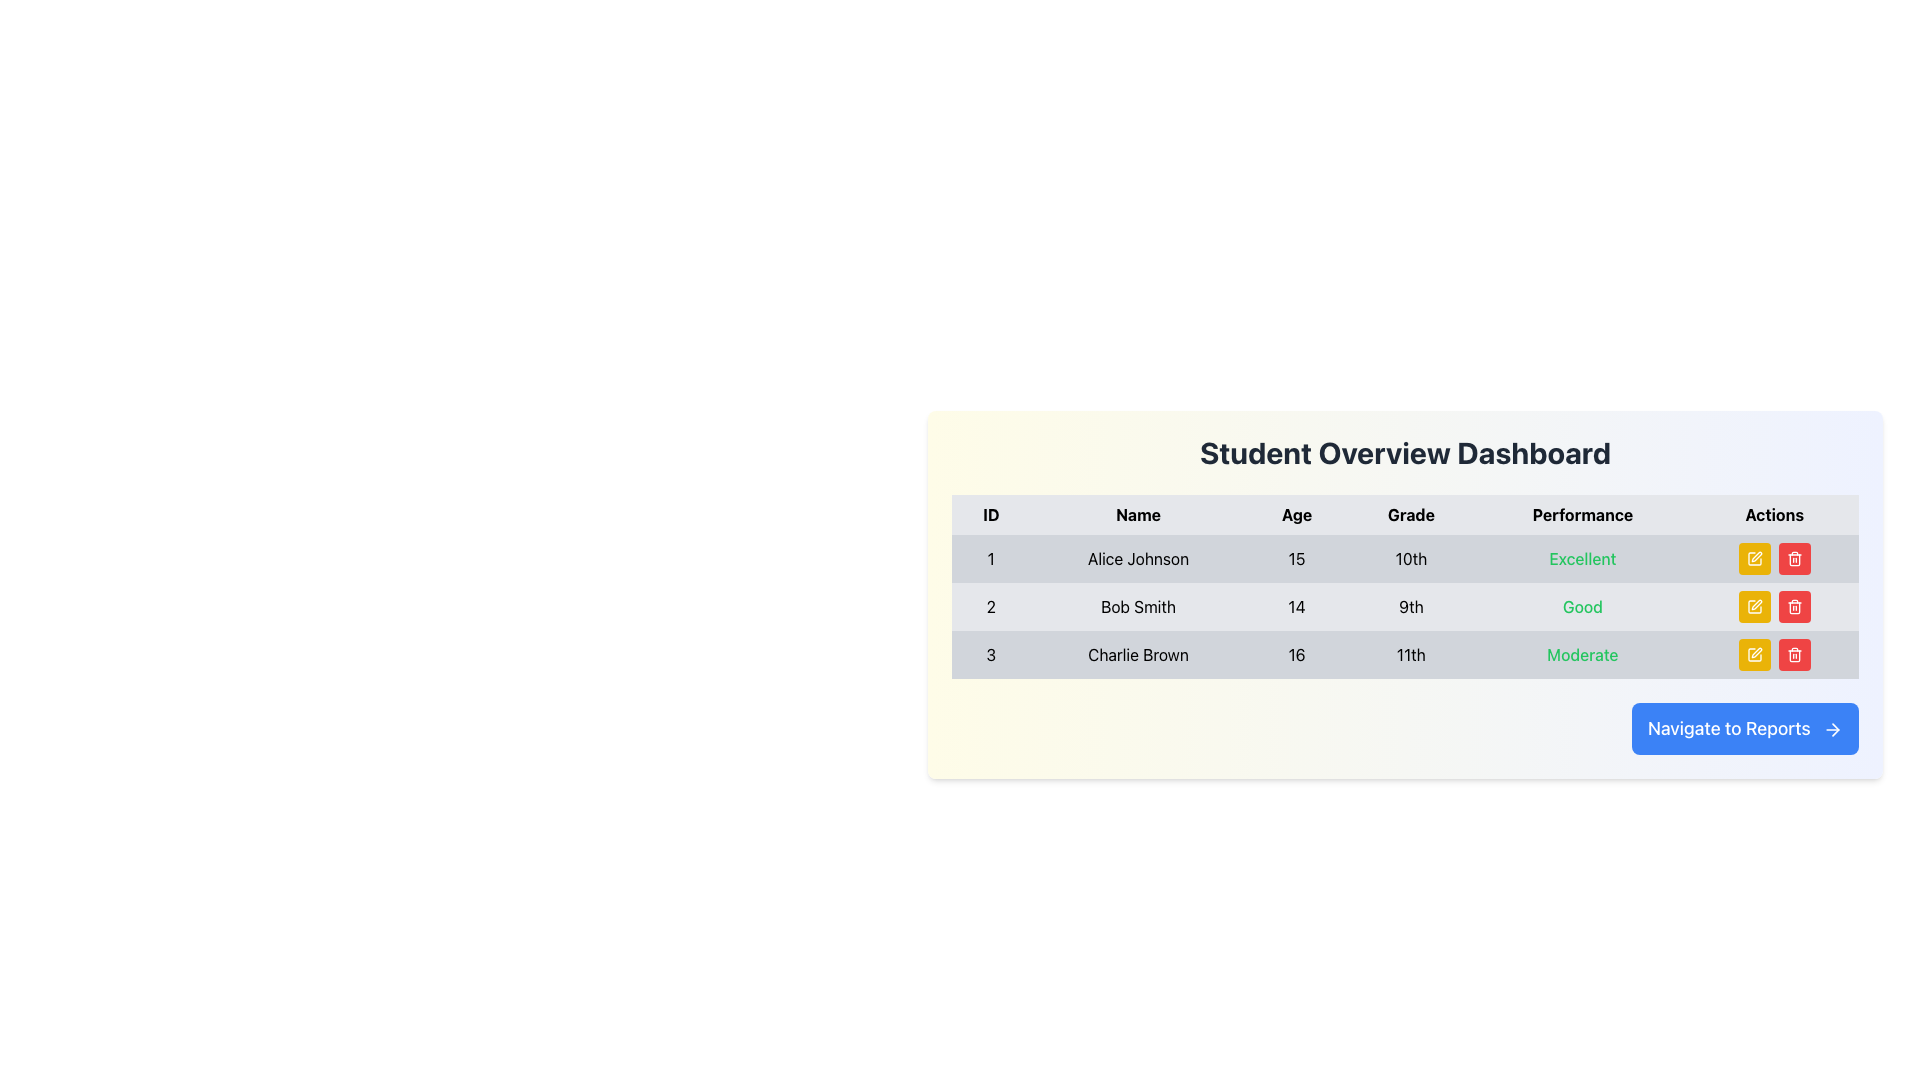 This screenshot has width=1920, height=1080. I want to click on the red delete button with a trash can icon located in the 'Actions' column, second row of the table, so click(1794, 559).